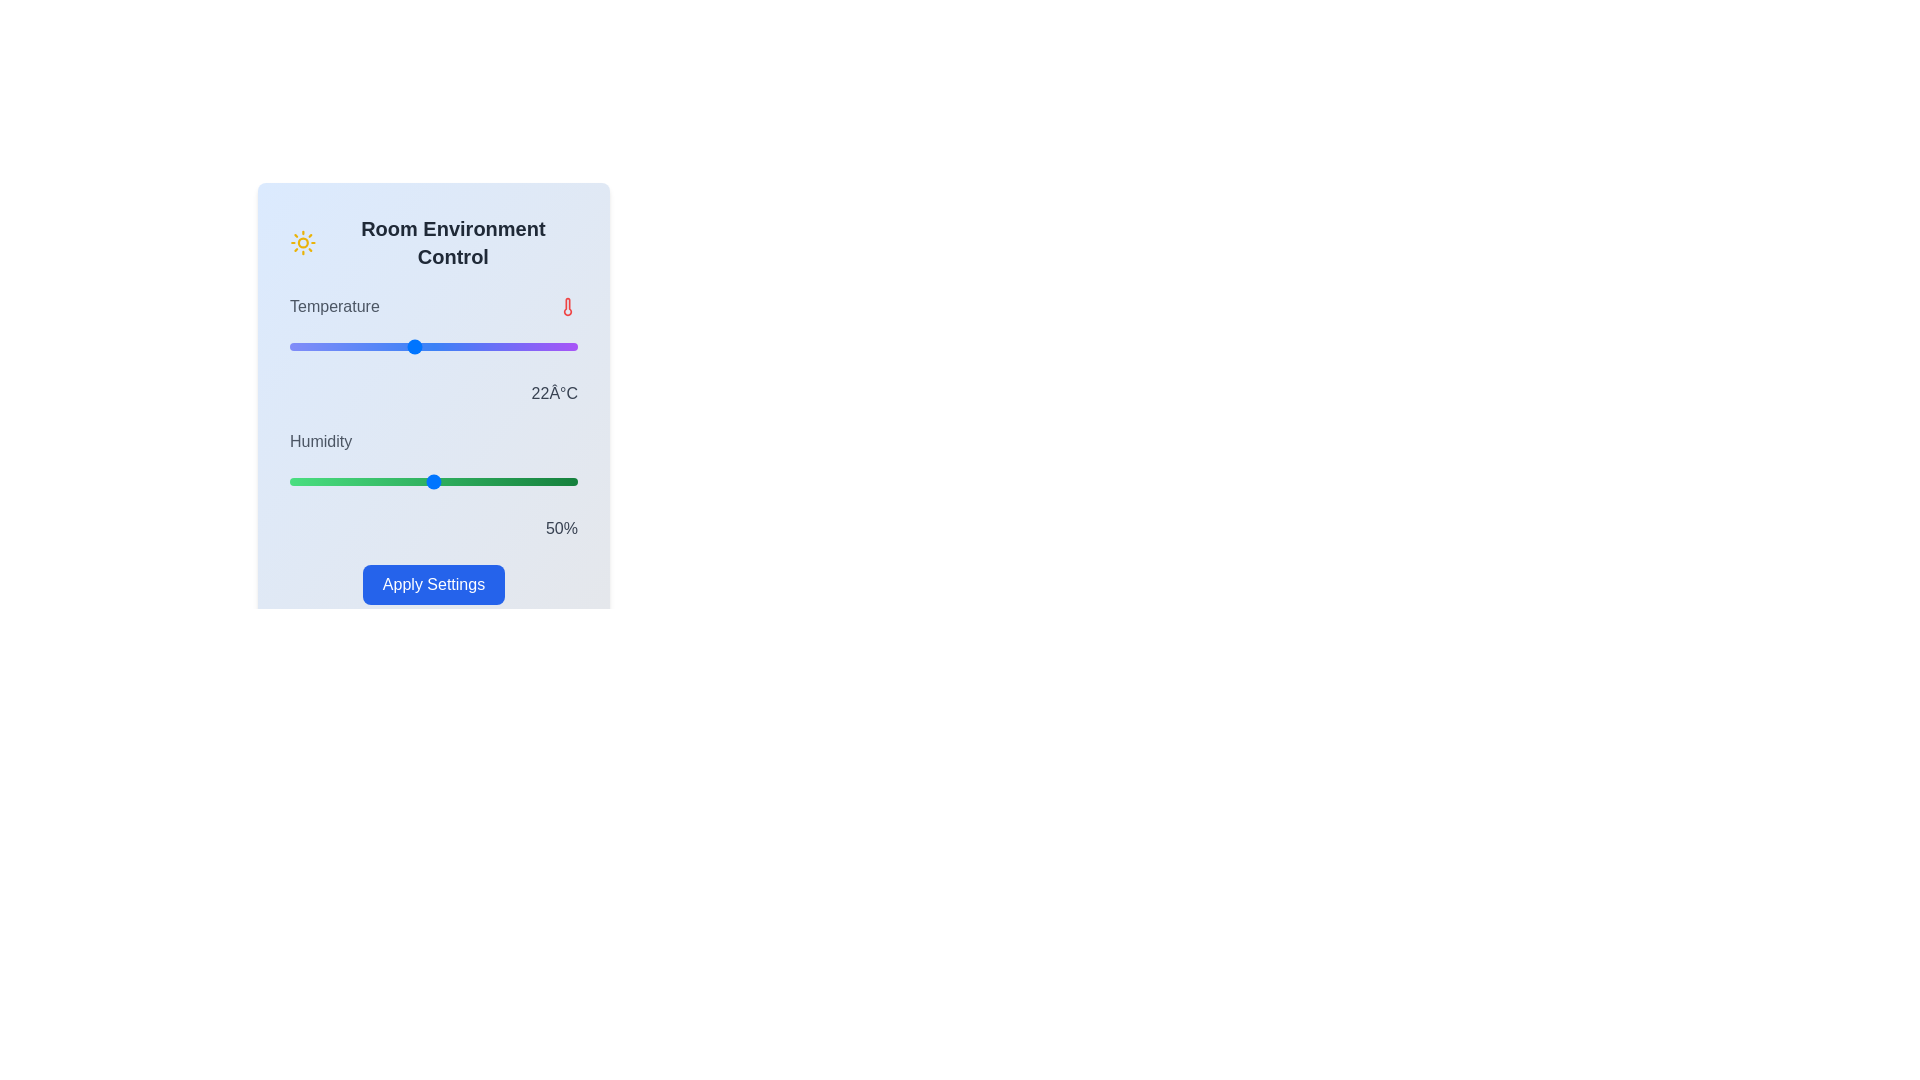 This screenshot has height=1080, width=1920. What do you see at coordinates (432, 346) in the screenshot?
I see `the temperature slider to set the temperature to 23°C` at bounding box center [432, 346].